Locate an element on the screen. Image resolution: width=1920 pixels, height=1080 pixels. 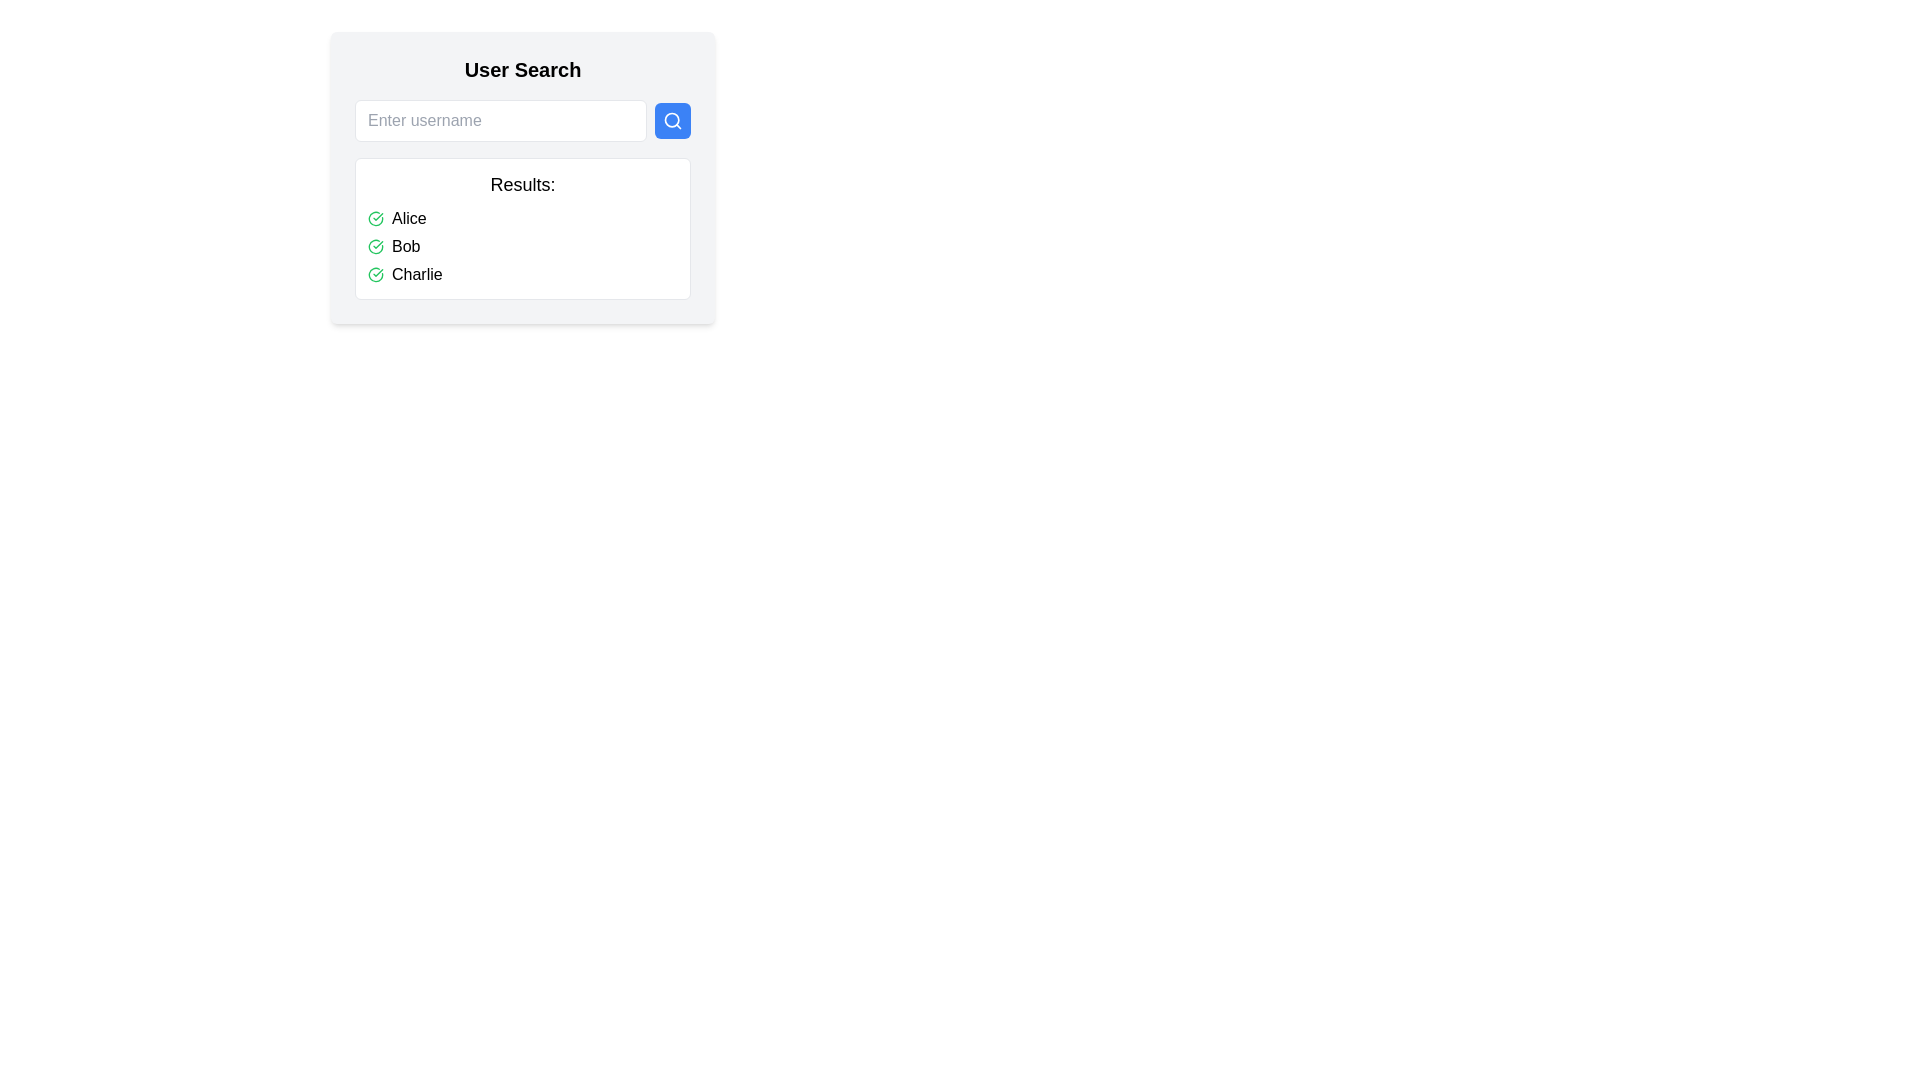
the second item in the vertical list containing 'Alice', 'Bob', and 'Charlie', which is located under the 'Results:' section of the 'User Search' interface is located at coordinates (523, 245).